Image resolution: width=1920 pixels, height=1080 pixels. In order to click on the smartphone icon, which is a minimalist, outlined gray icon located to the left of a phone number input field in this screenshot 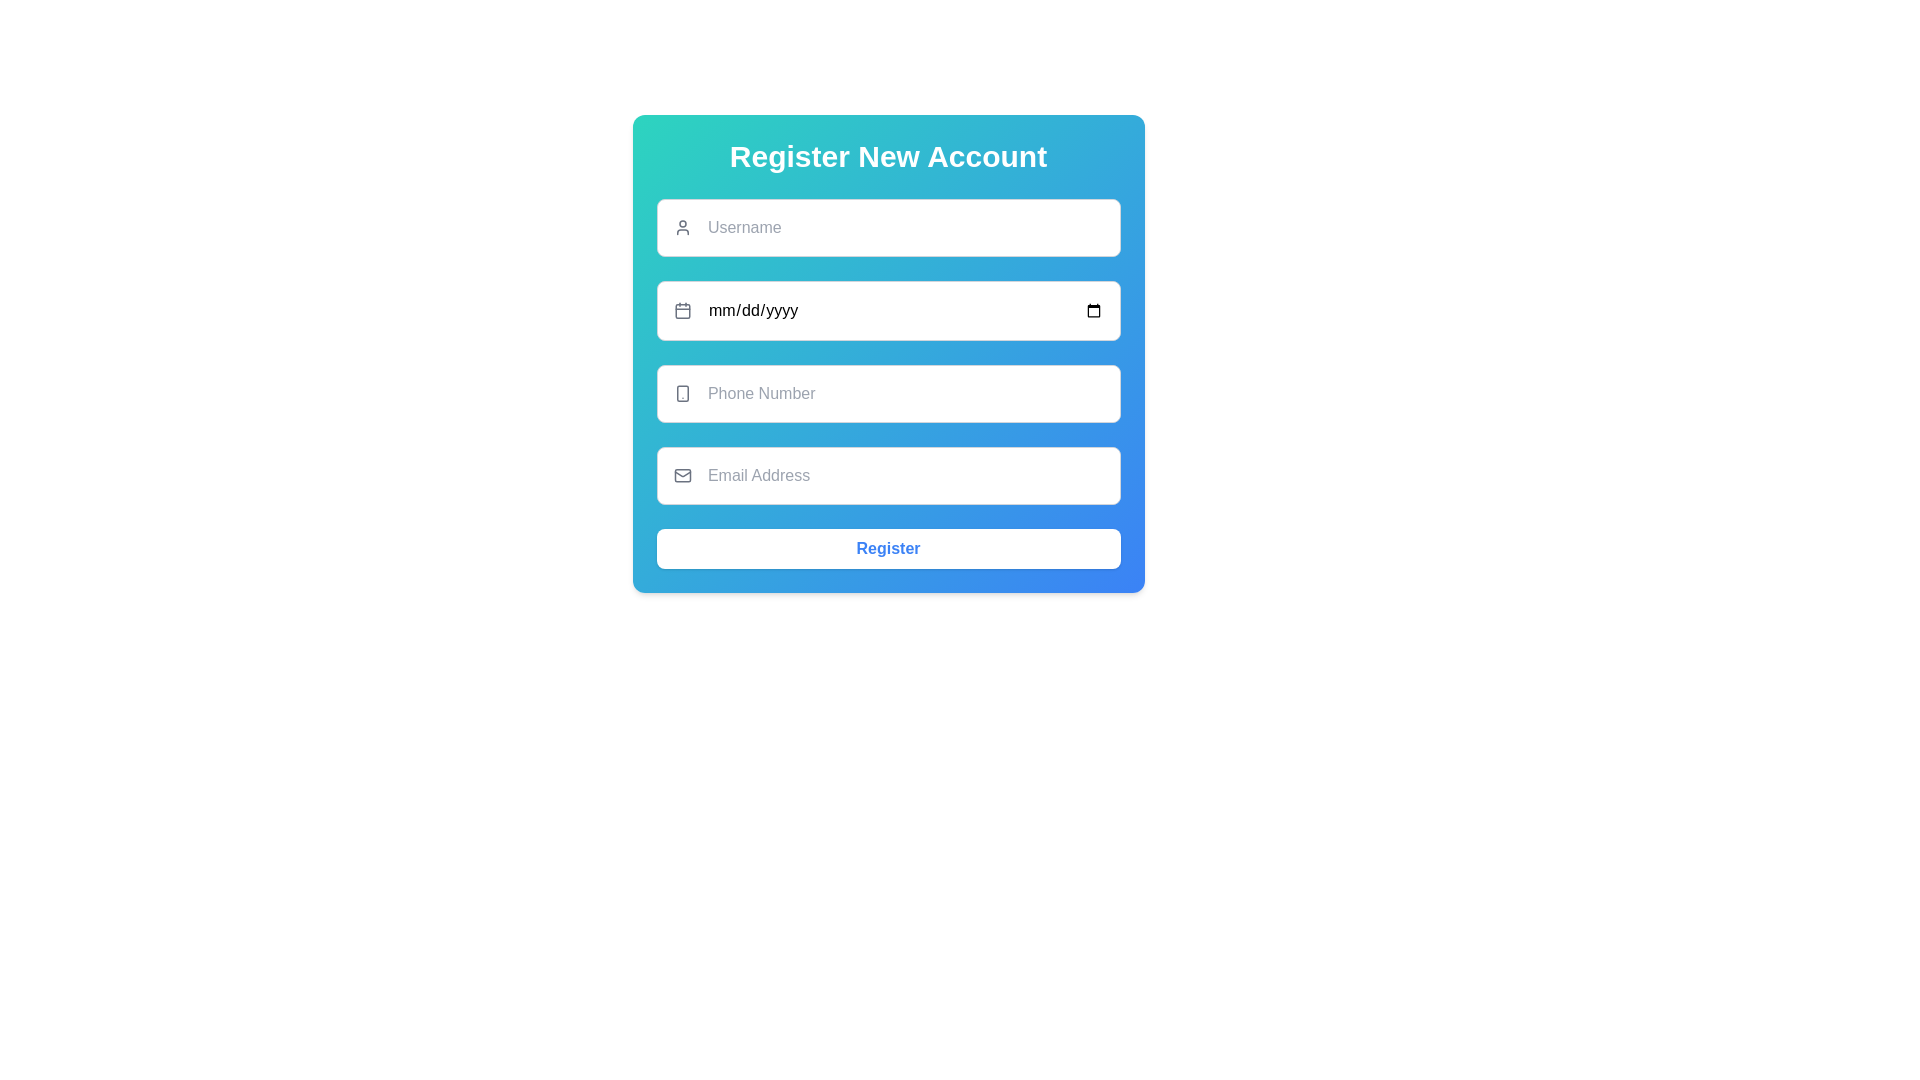, I will do `click(682, 393)`.